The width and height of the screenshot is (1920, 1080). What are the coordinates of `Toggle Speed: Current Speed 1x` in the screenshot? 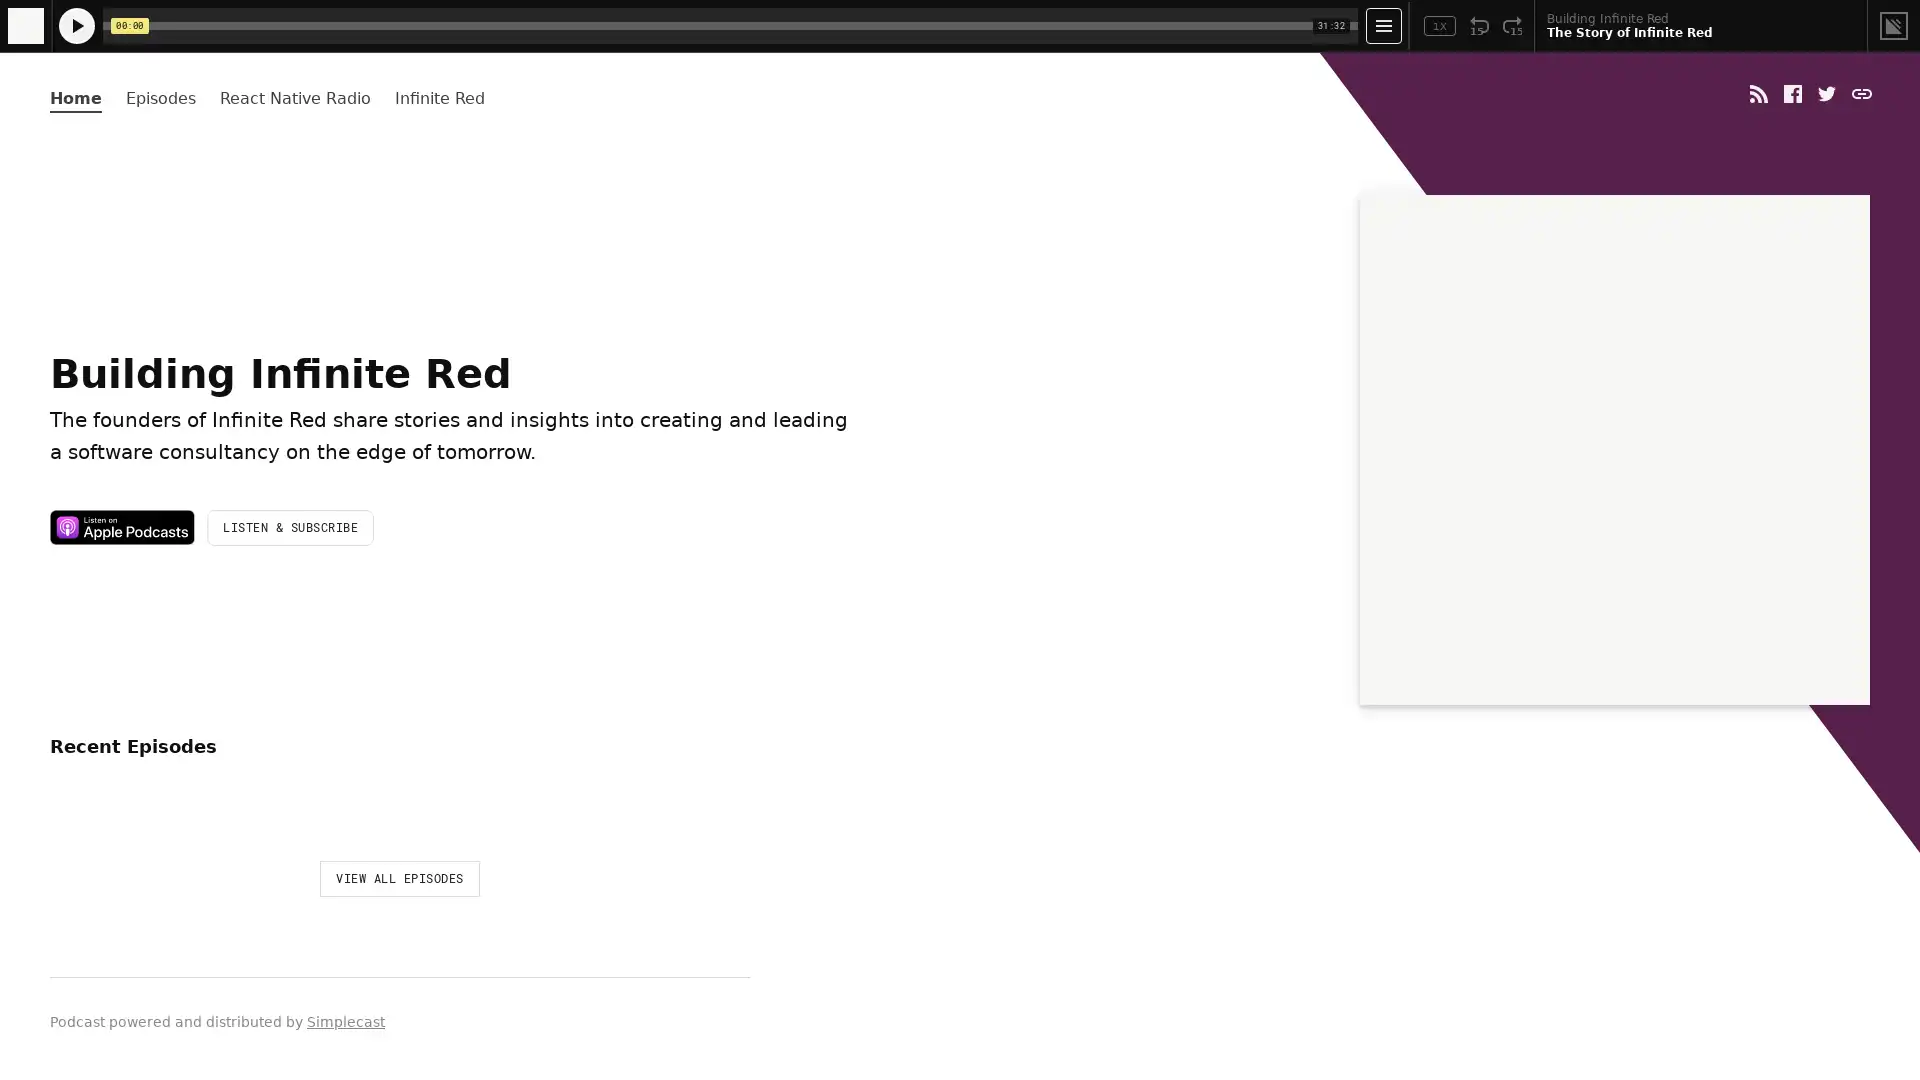 It's located at (1440, 26).